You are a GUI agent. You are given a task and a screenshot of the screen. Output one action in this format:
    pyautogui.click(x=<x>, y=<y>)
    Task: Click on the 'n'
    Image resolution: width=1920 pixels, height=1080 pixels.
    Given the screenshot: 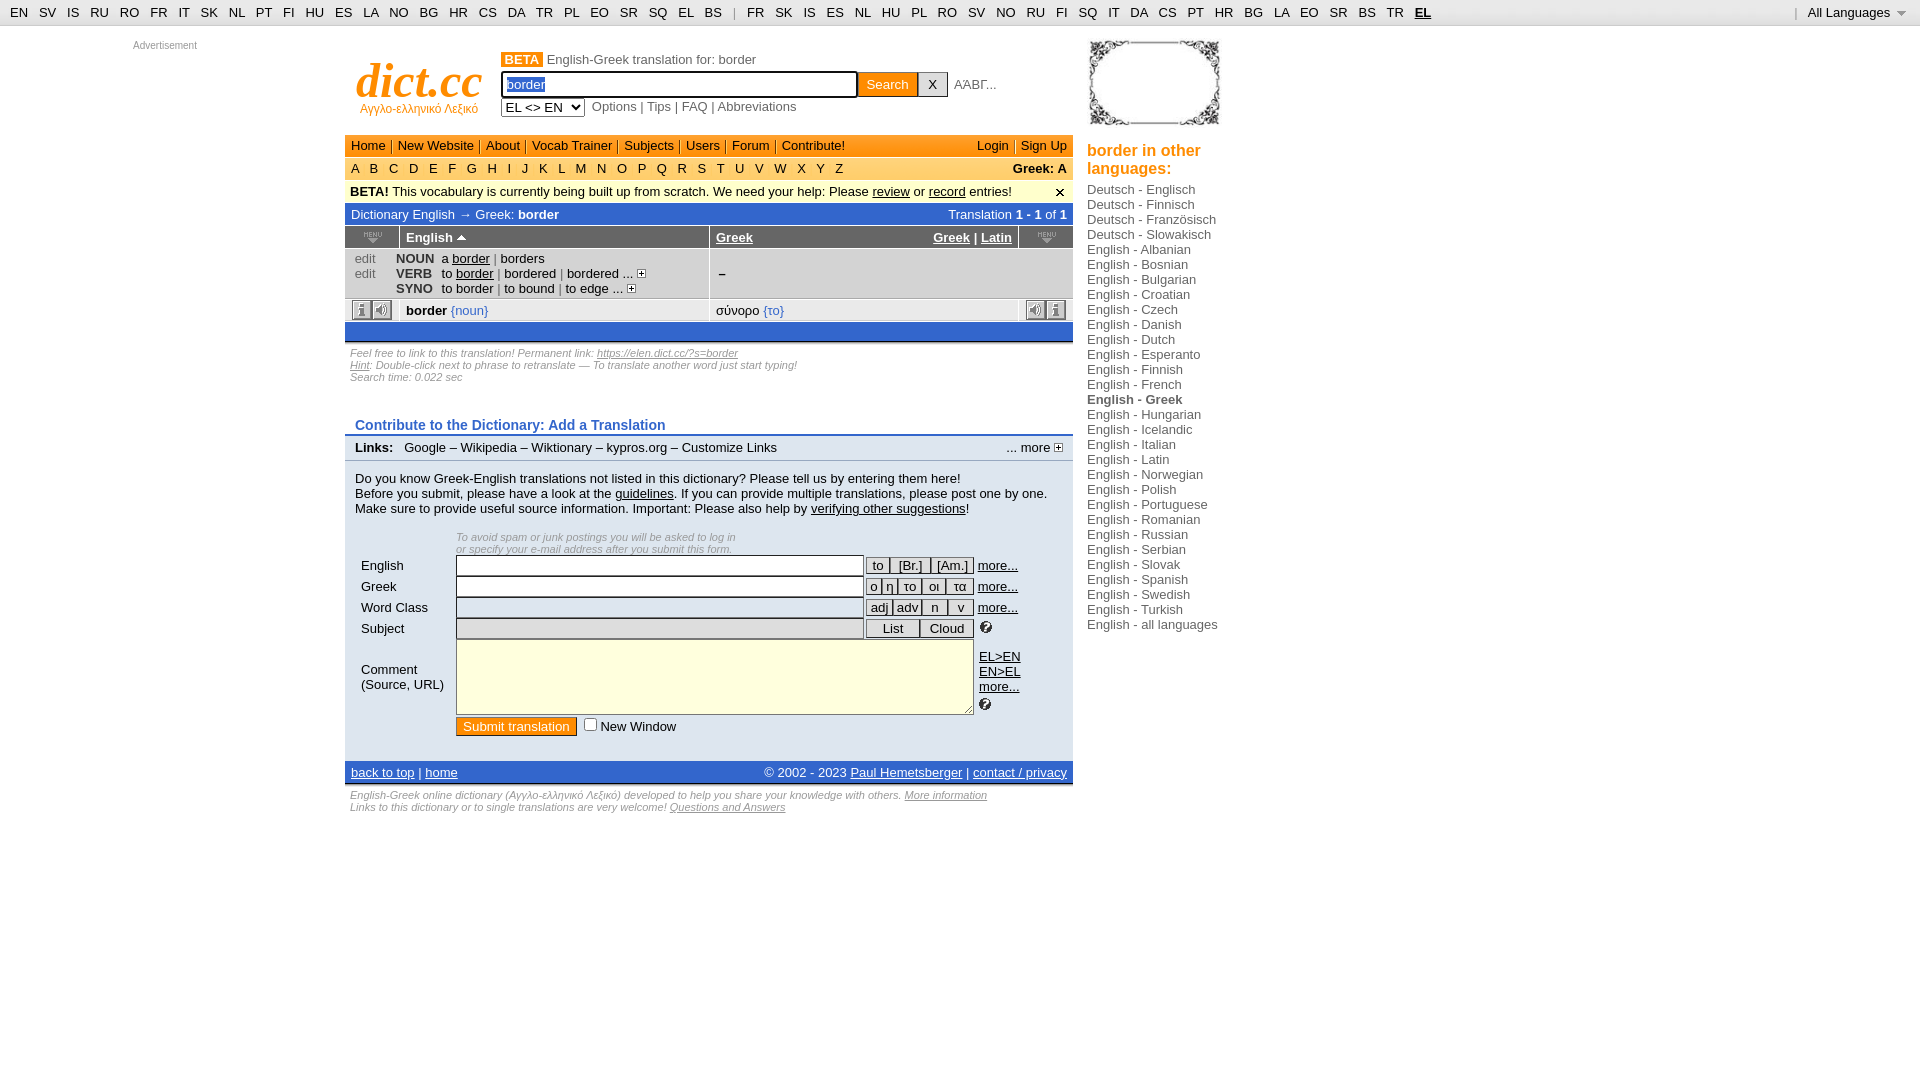 What is the action you would take?
    pyautogui.click(x=934, y=606)
    